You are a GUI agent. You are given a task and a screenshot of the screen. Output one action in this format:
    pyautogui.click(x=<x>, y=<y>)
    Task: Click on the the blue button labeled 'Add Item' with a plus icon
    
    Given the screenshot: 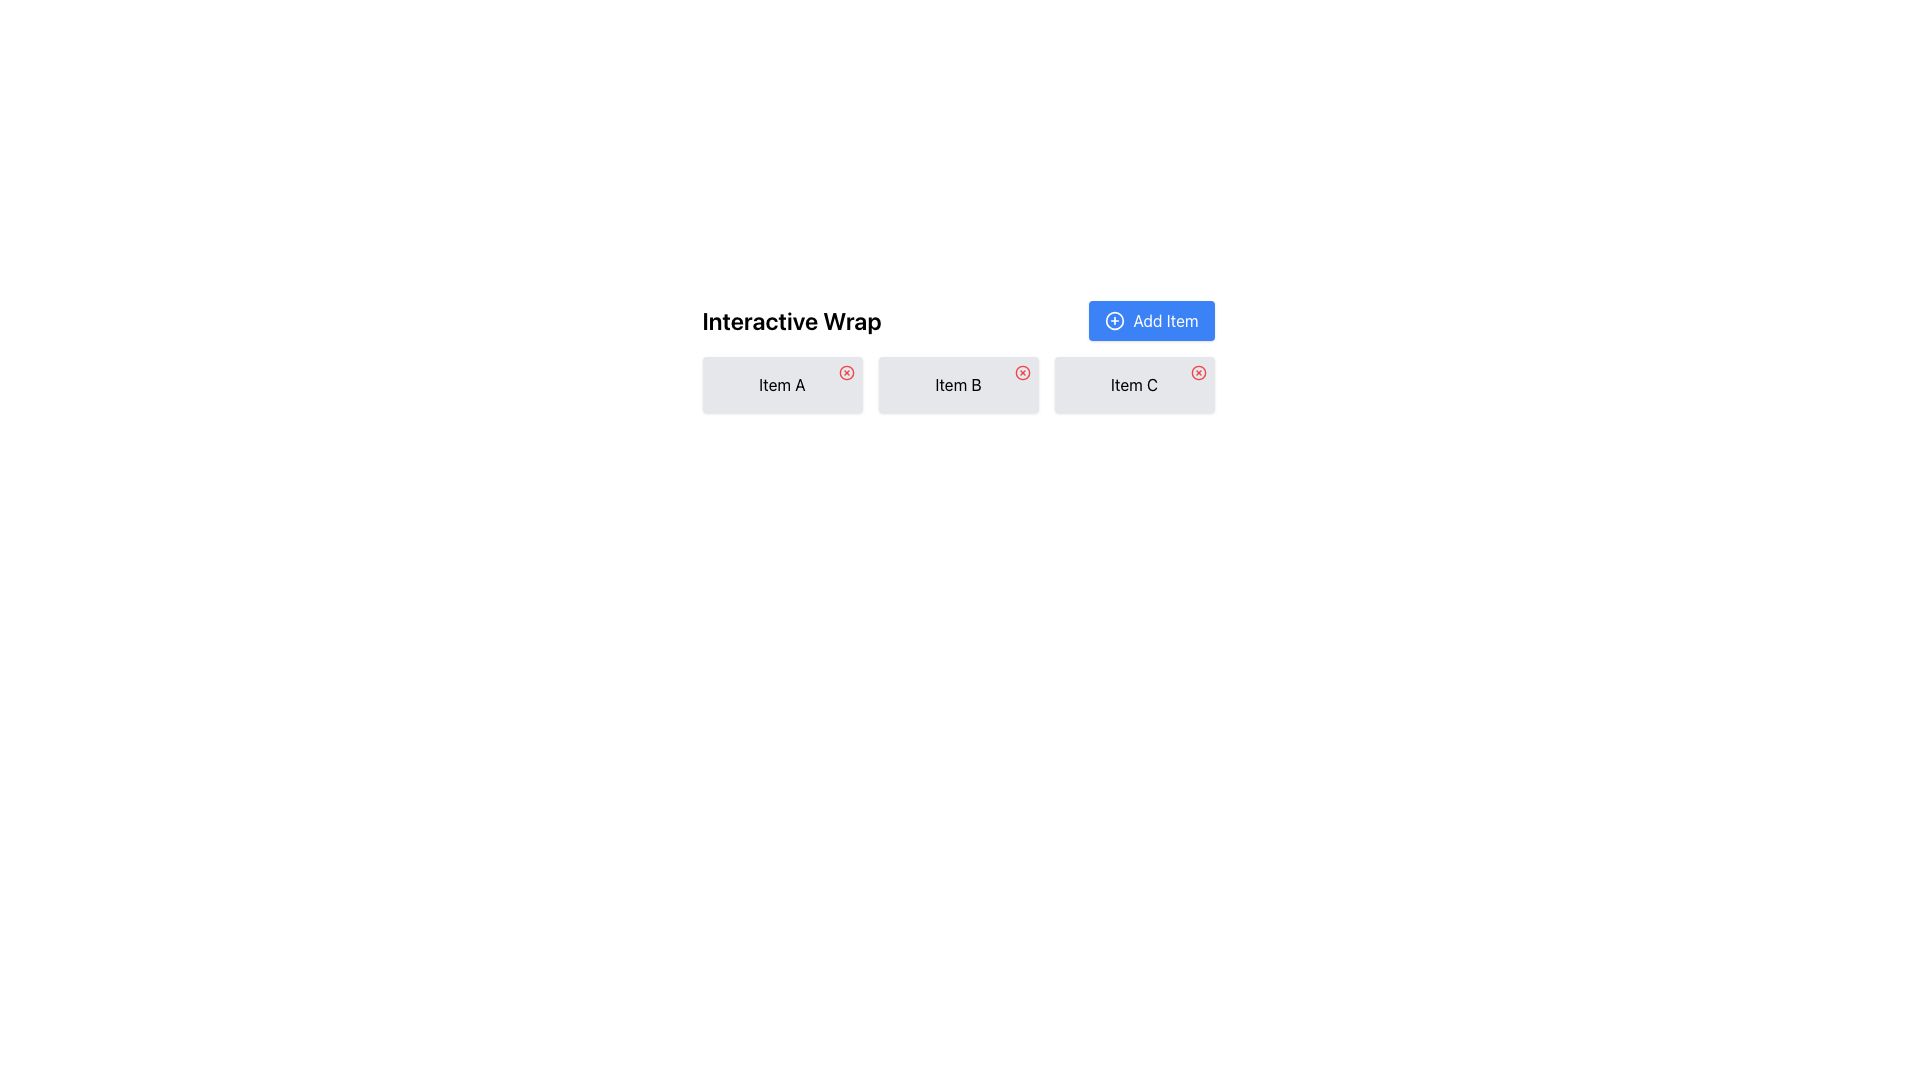 What is the action you would take?
    pyautogui.click(x=1152, y=319)
    